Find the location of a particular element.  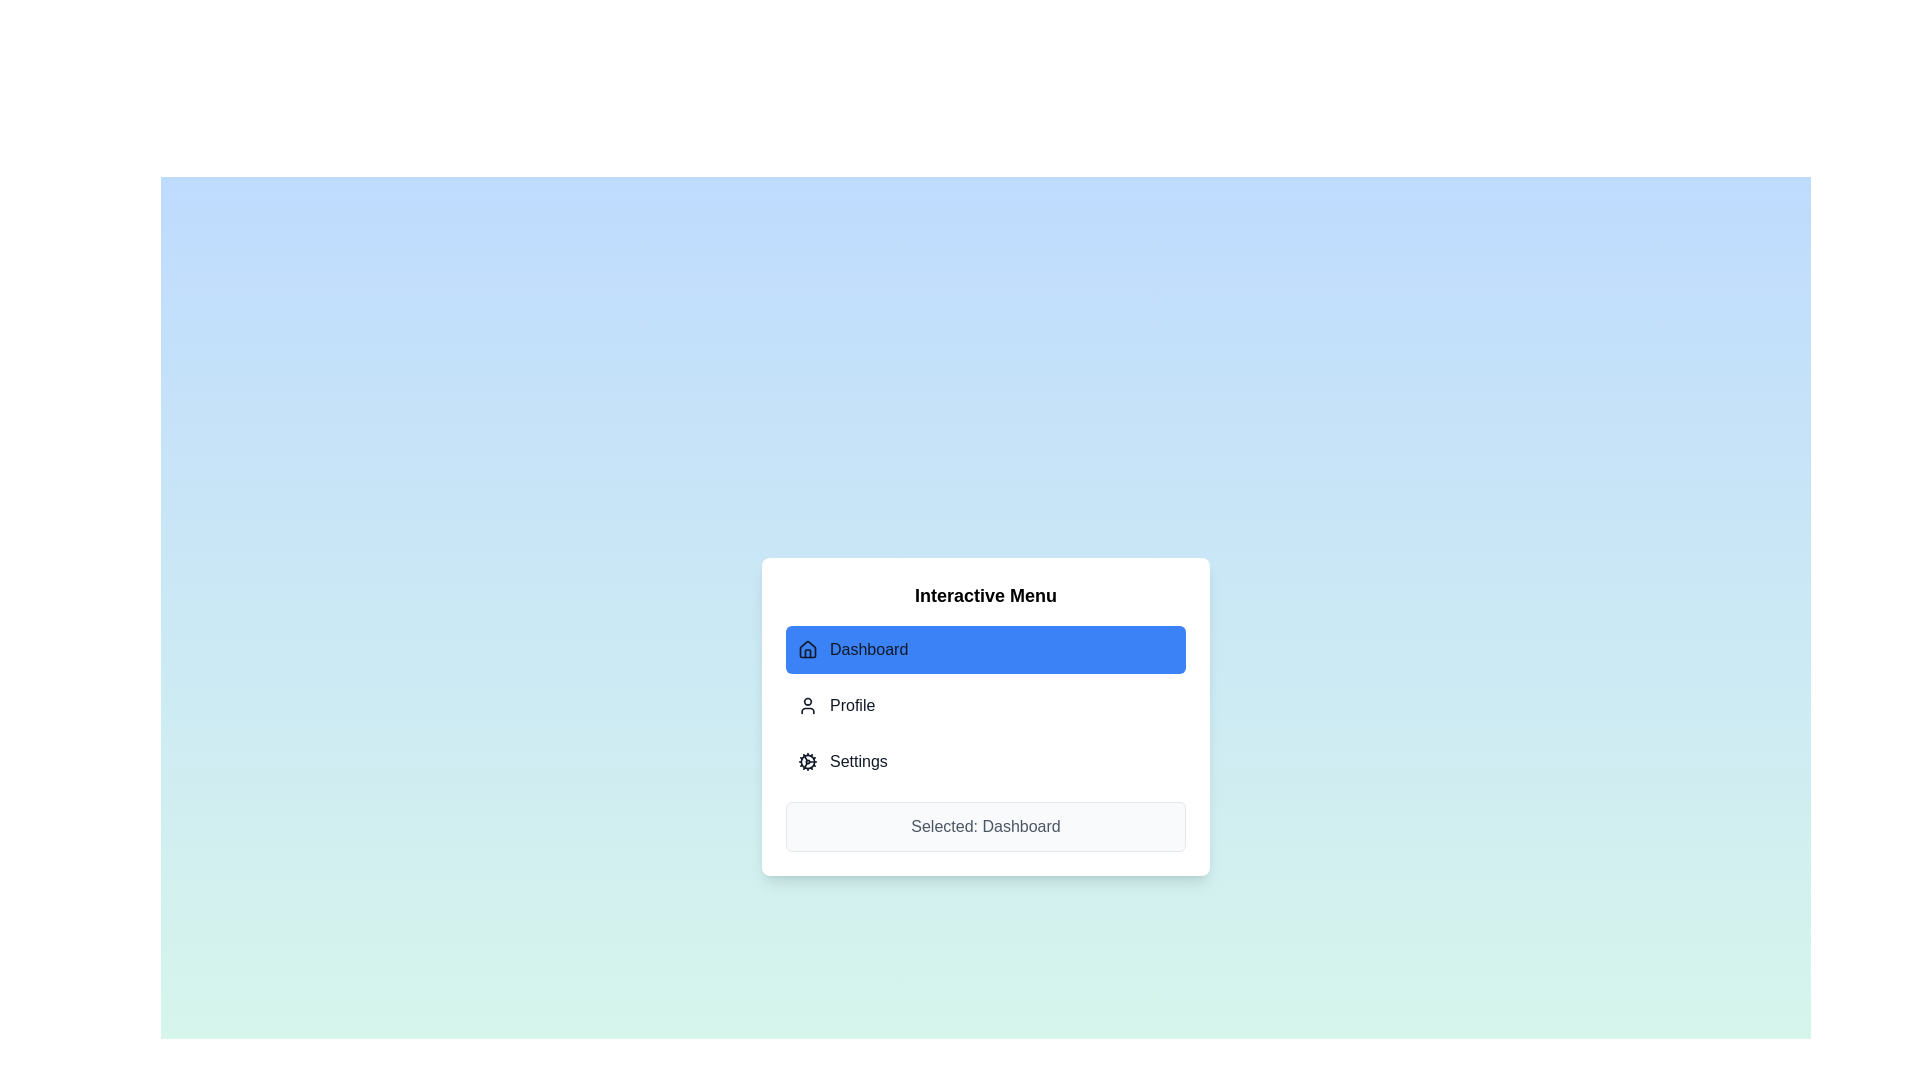

the tab labeled Profile to observe the visual feedback is located at coordinates (985, 704).